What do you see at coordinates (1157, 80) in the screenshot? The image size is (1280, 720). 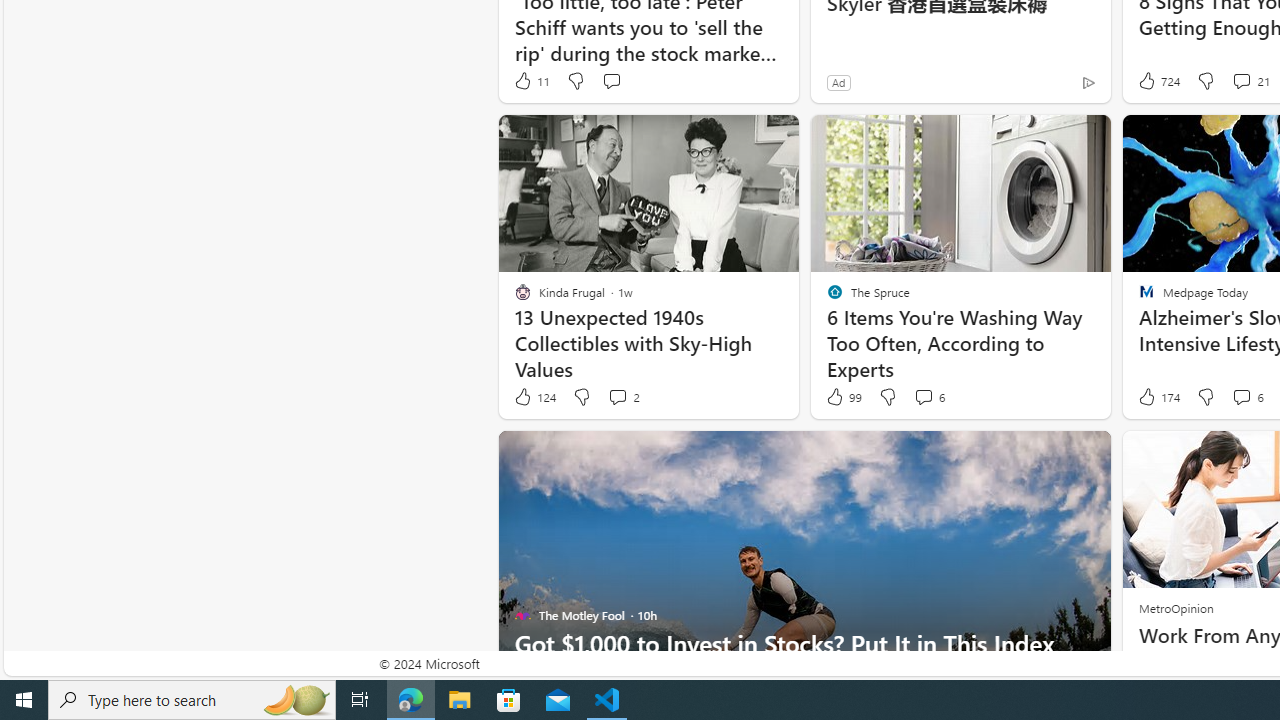 I see `'724 Like'` at bounding box center [1157, 80].